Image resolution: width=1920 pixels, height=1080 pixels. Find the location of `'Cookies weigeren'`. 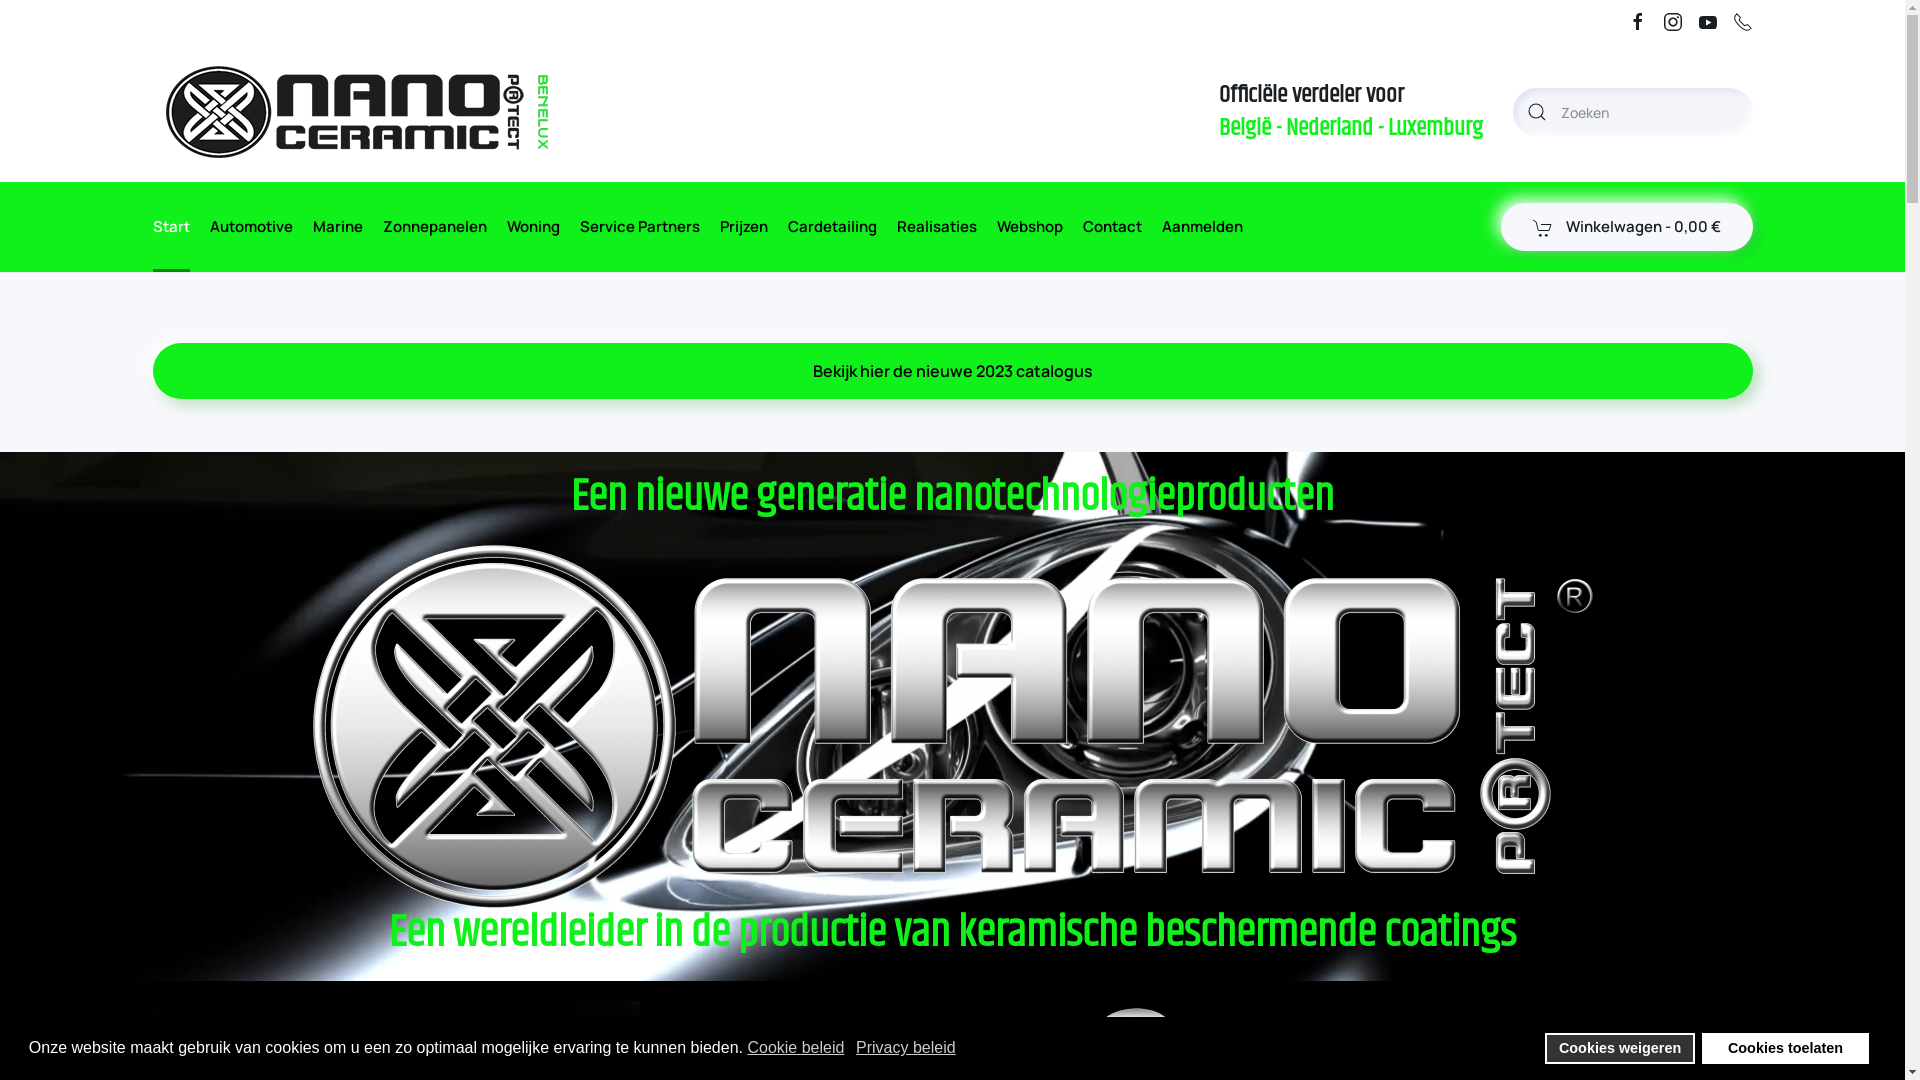

'Cookies weigeren' is located at coordinates (1619, 1047).